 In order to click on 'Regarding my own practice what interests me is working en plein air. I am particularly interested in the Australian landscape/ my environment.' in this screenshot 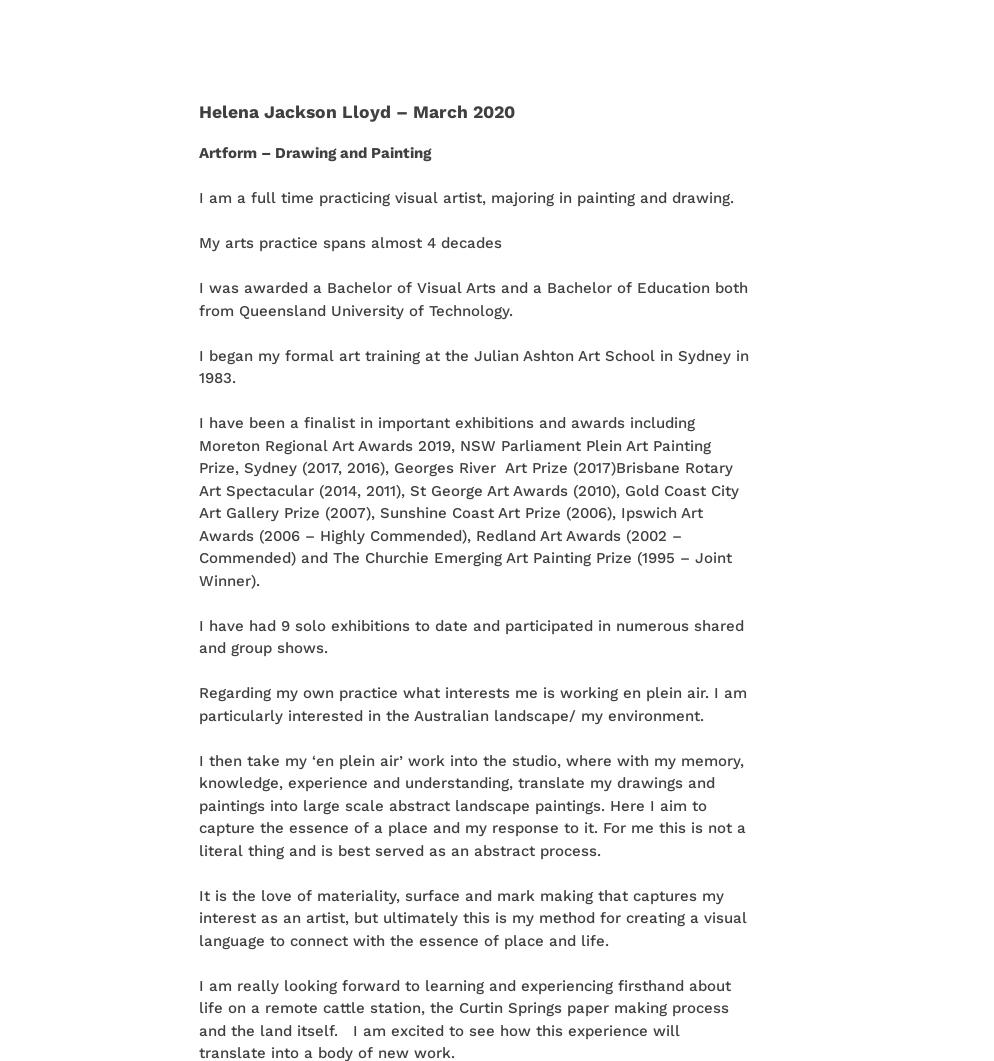, I will do `click(197, 702)`.